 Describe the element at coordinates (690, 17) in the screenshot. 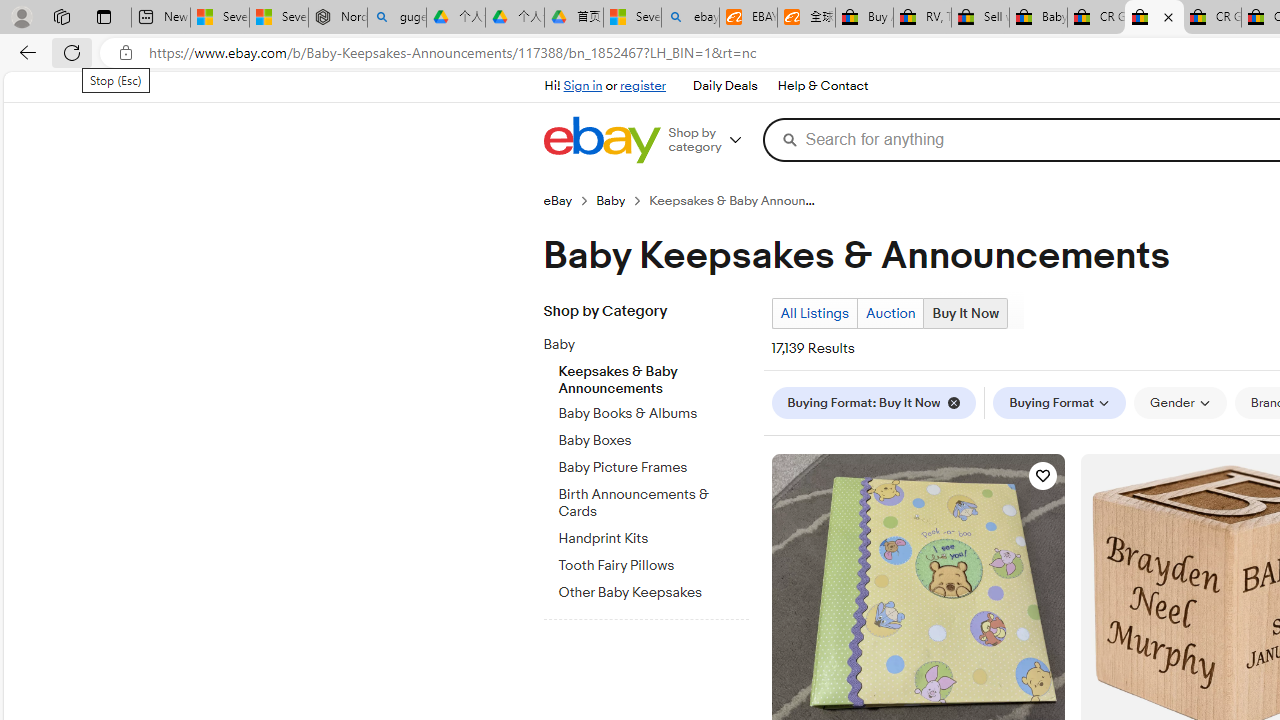

I see `'ebay - Search'` at that location.